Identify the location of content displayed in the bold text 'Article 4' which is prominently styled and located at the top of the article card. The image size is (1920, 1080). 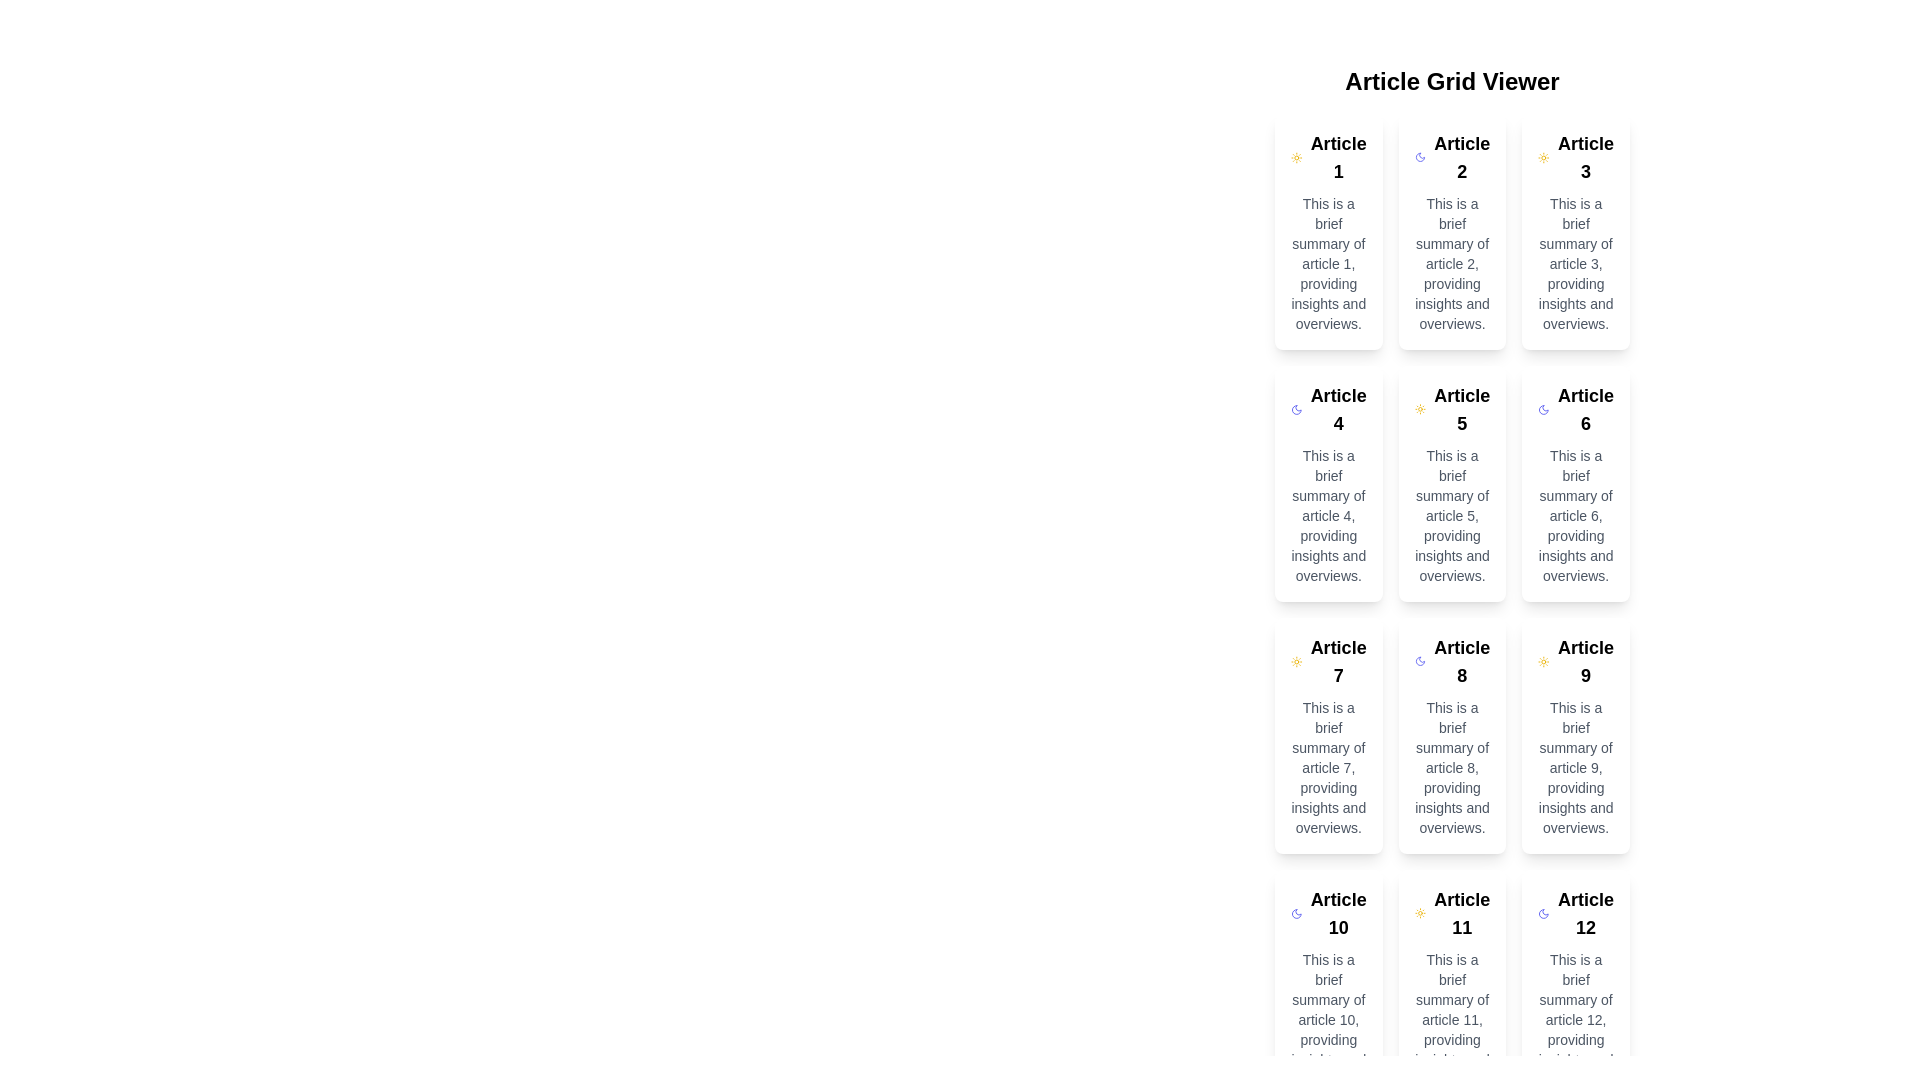
(1338, 408).